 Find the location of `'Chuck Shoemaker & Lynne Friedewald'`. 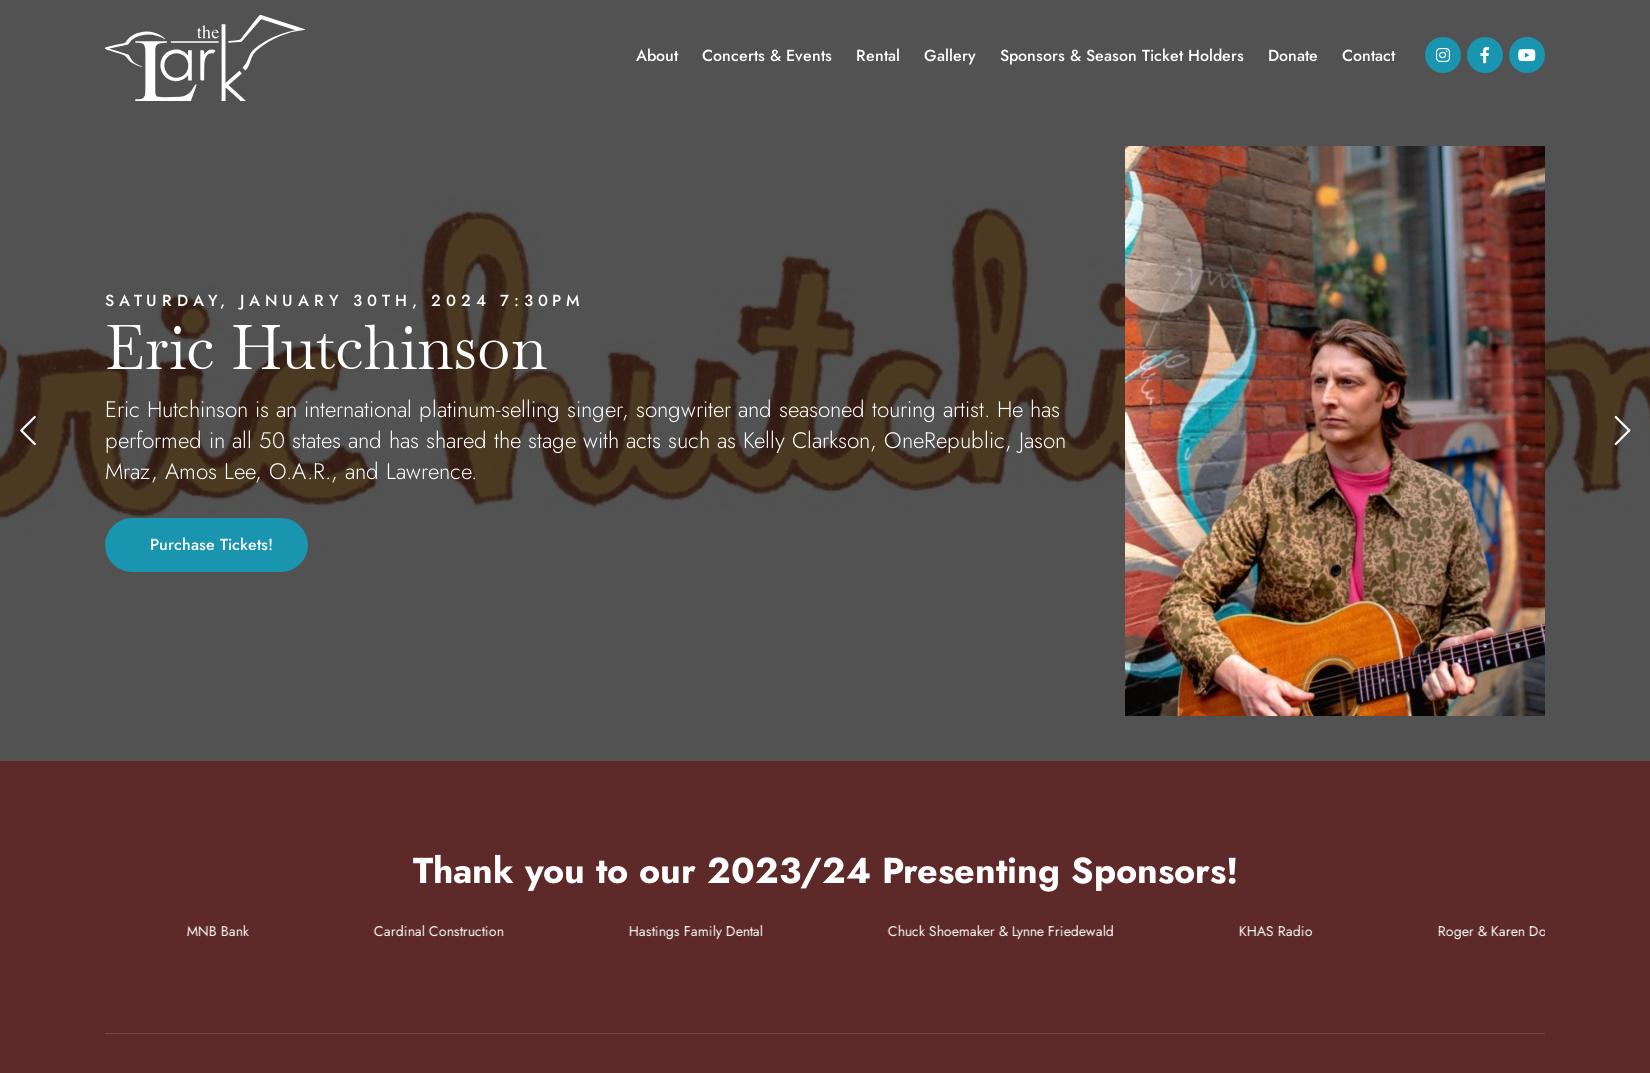

'Chuck Shoemaker & Lynne Friedewald' is located at coordinates (956, 931).